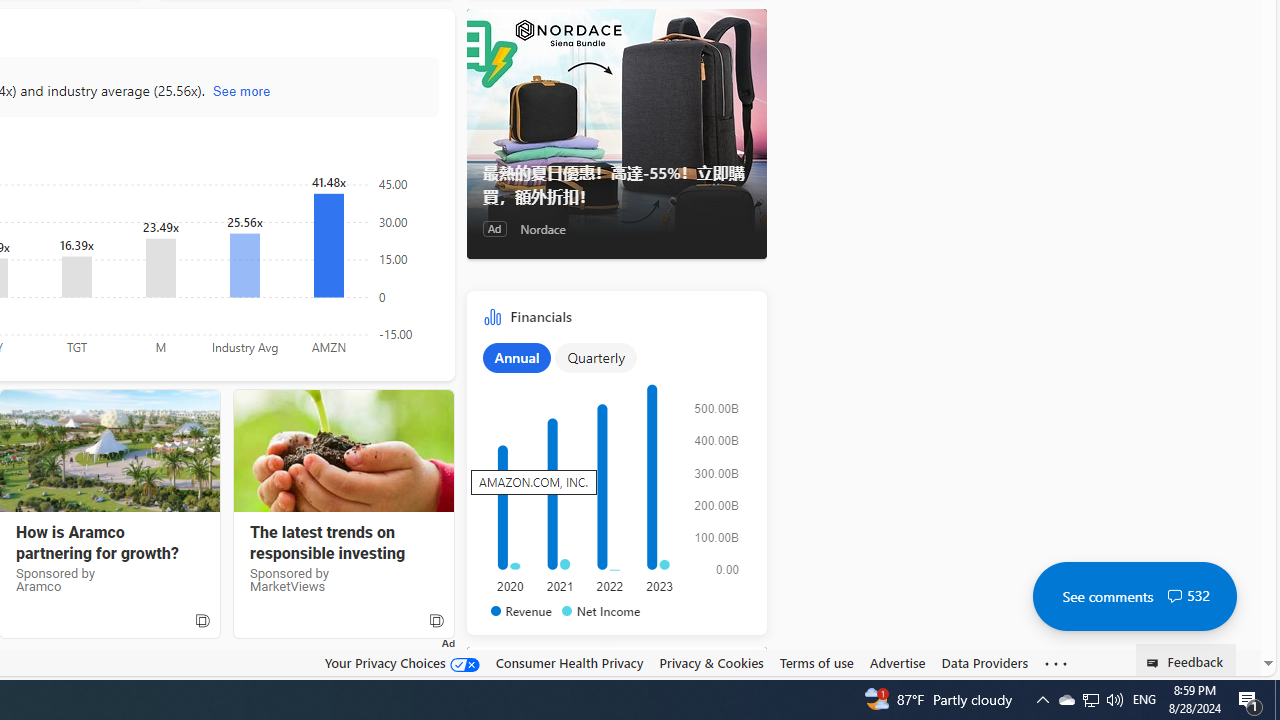  What do you see at coordinates (816, 663) in the screenshot?
I see `'Terms of use'` at bounding box center [816, 663].